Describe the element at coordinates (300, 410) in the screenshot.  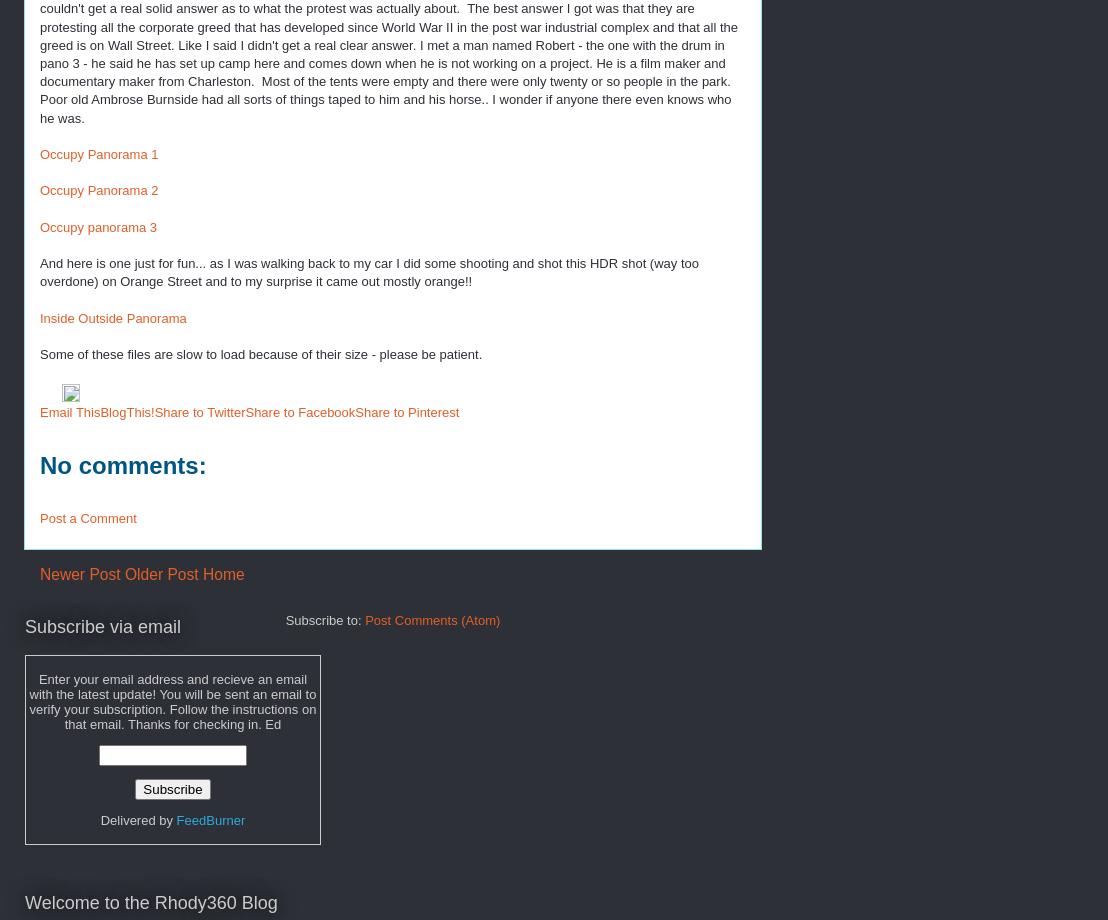
I see `'Share to Facebook'` at that location.